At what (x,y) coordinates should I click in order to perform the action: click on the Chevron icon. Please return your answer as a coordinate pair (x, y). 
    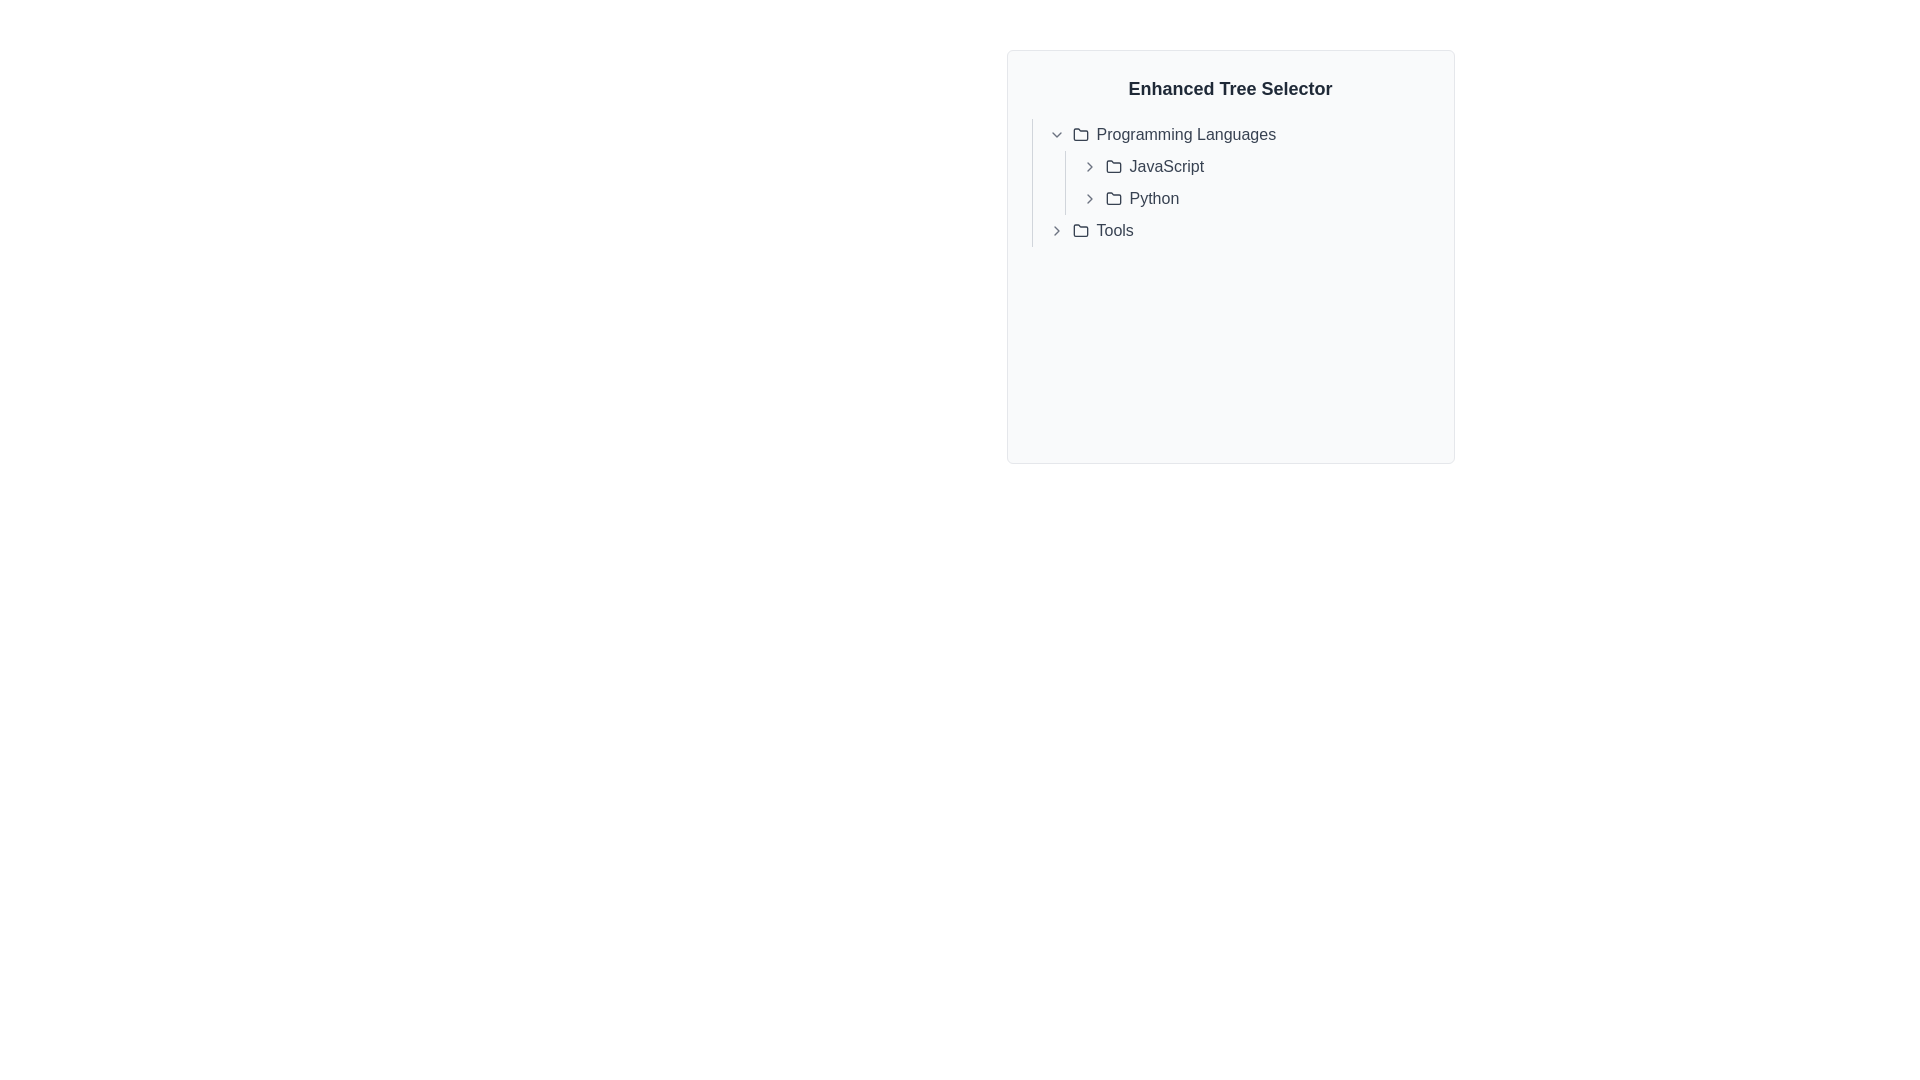
    Looking at the image, I should click on (1055, 135).